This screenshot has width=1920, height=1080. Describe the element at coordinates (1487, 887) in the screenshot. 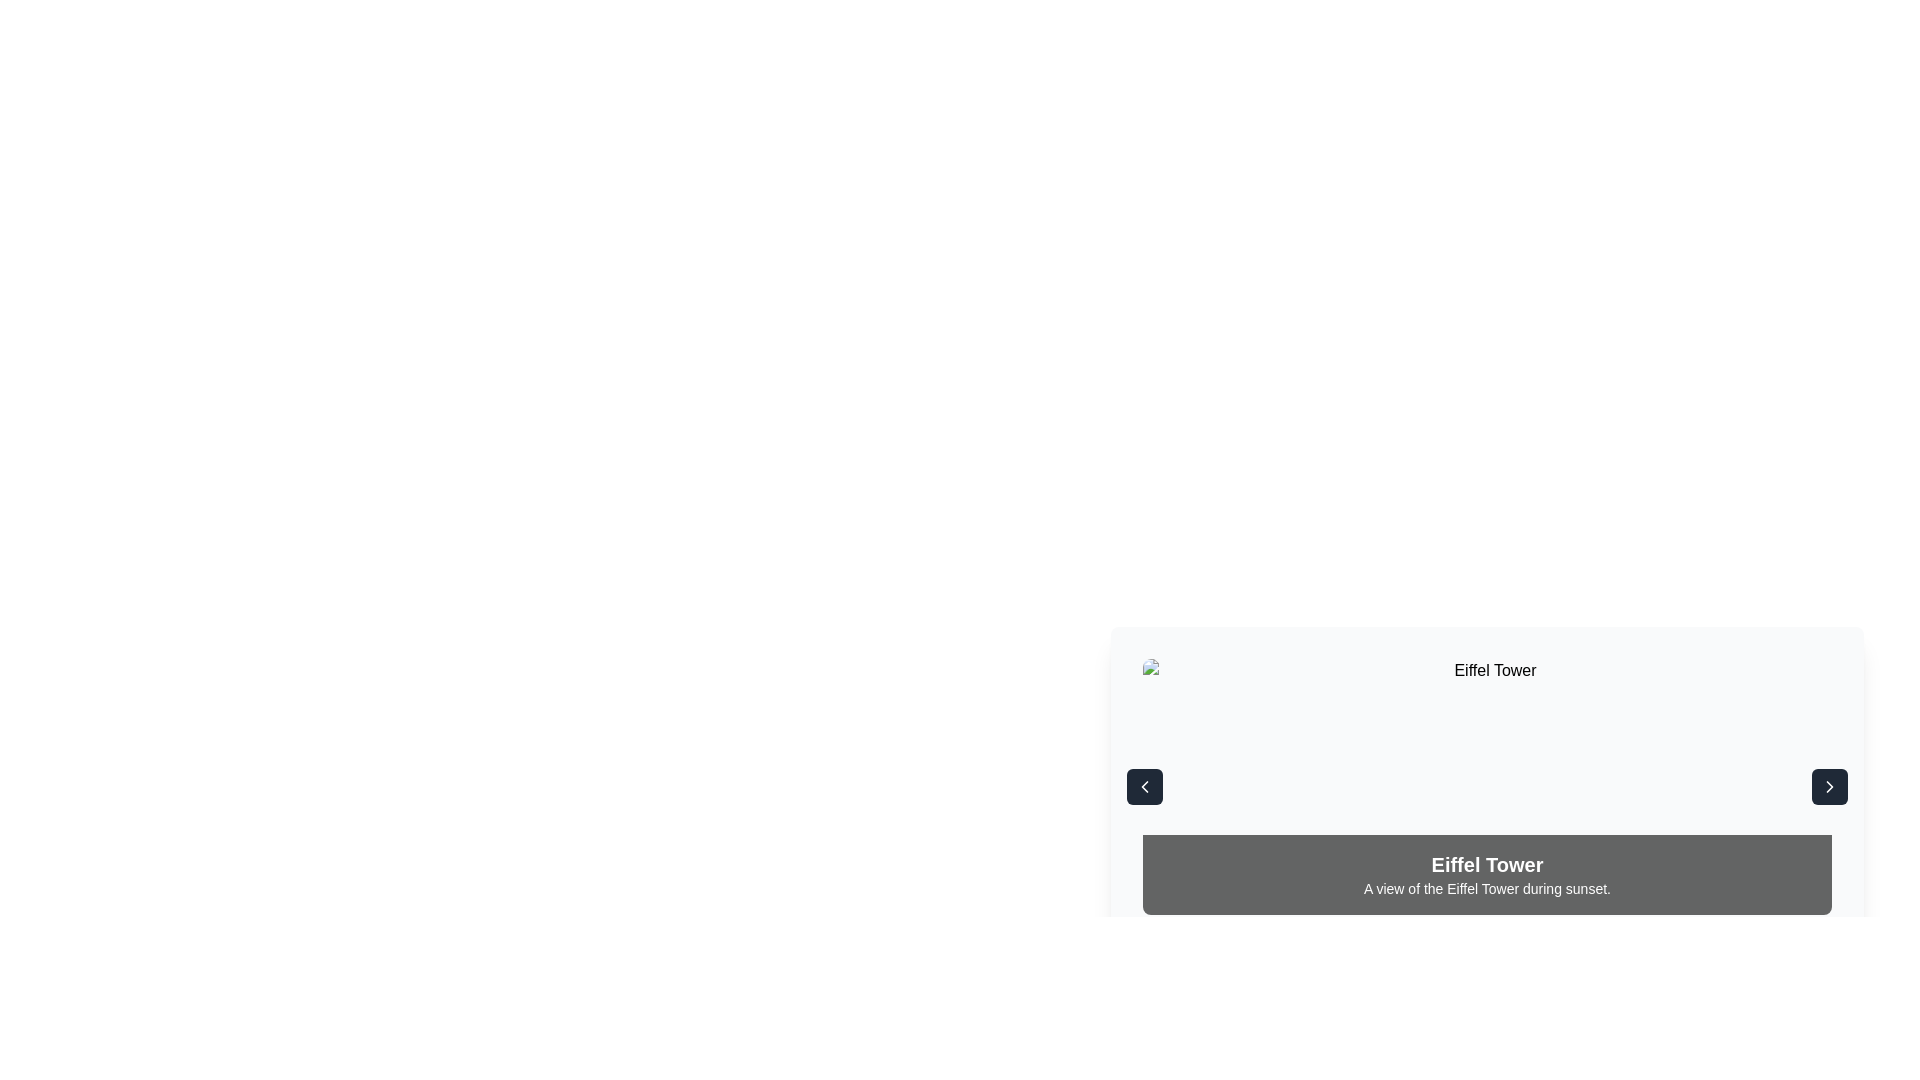

I see `text label displaying 'A view of the Eiffel Tower during sunset.', which is located below the title 'Eiffel Tower' in a black semi-transparent rectangle` at that location.